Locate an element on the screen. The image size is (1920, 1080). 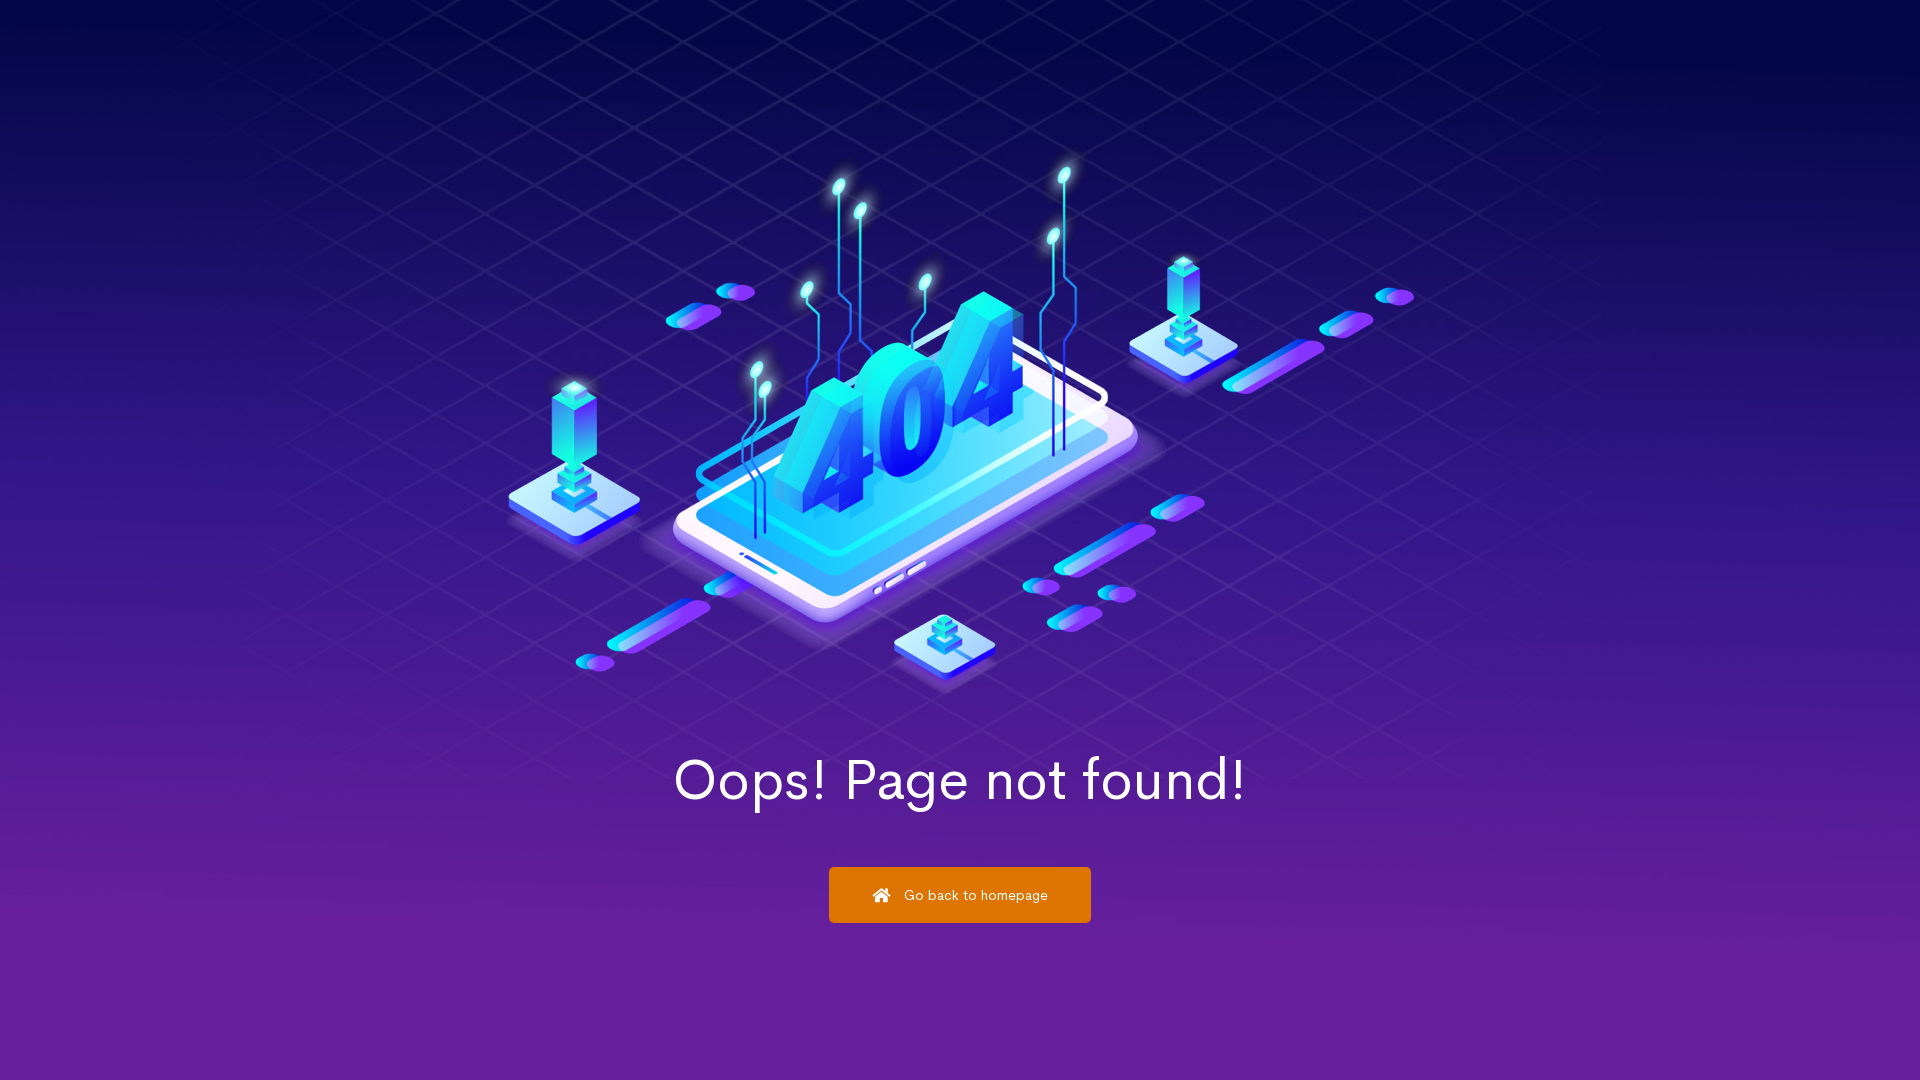
'Go back to homepage' is located at coordinates (960, 893).